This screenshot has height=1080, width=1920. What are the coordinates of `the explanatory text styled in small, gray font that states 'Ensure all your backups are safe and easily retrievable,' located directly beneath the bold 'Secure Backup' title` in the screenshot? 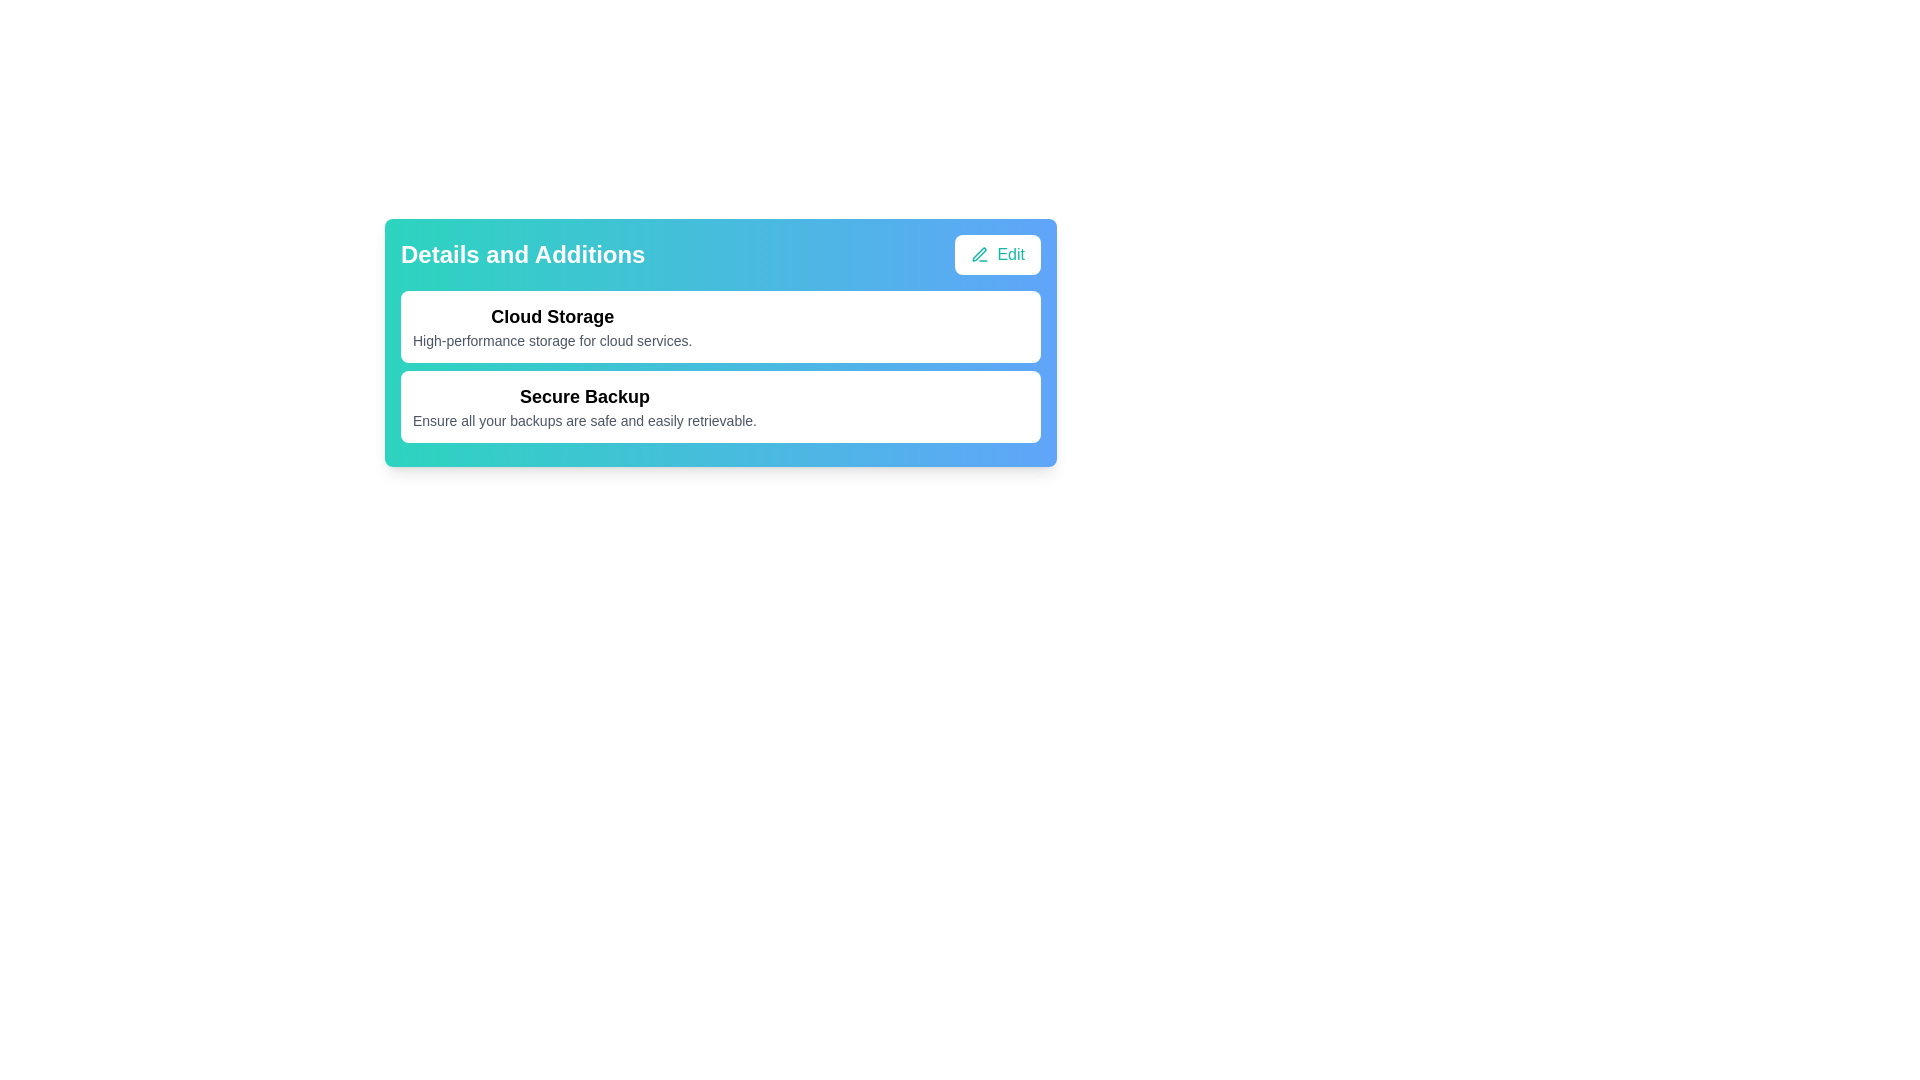 It's located at (584, 419).